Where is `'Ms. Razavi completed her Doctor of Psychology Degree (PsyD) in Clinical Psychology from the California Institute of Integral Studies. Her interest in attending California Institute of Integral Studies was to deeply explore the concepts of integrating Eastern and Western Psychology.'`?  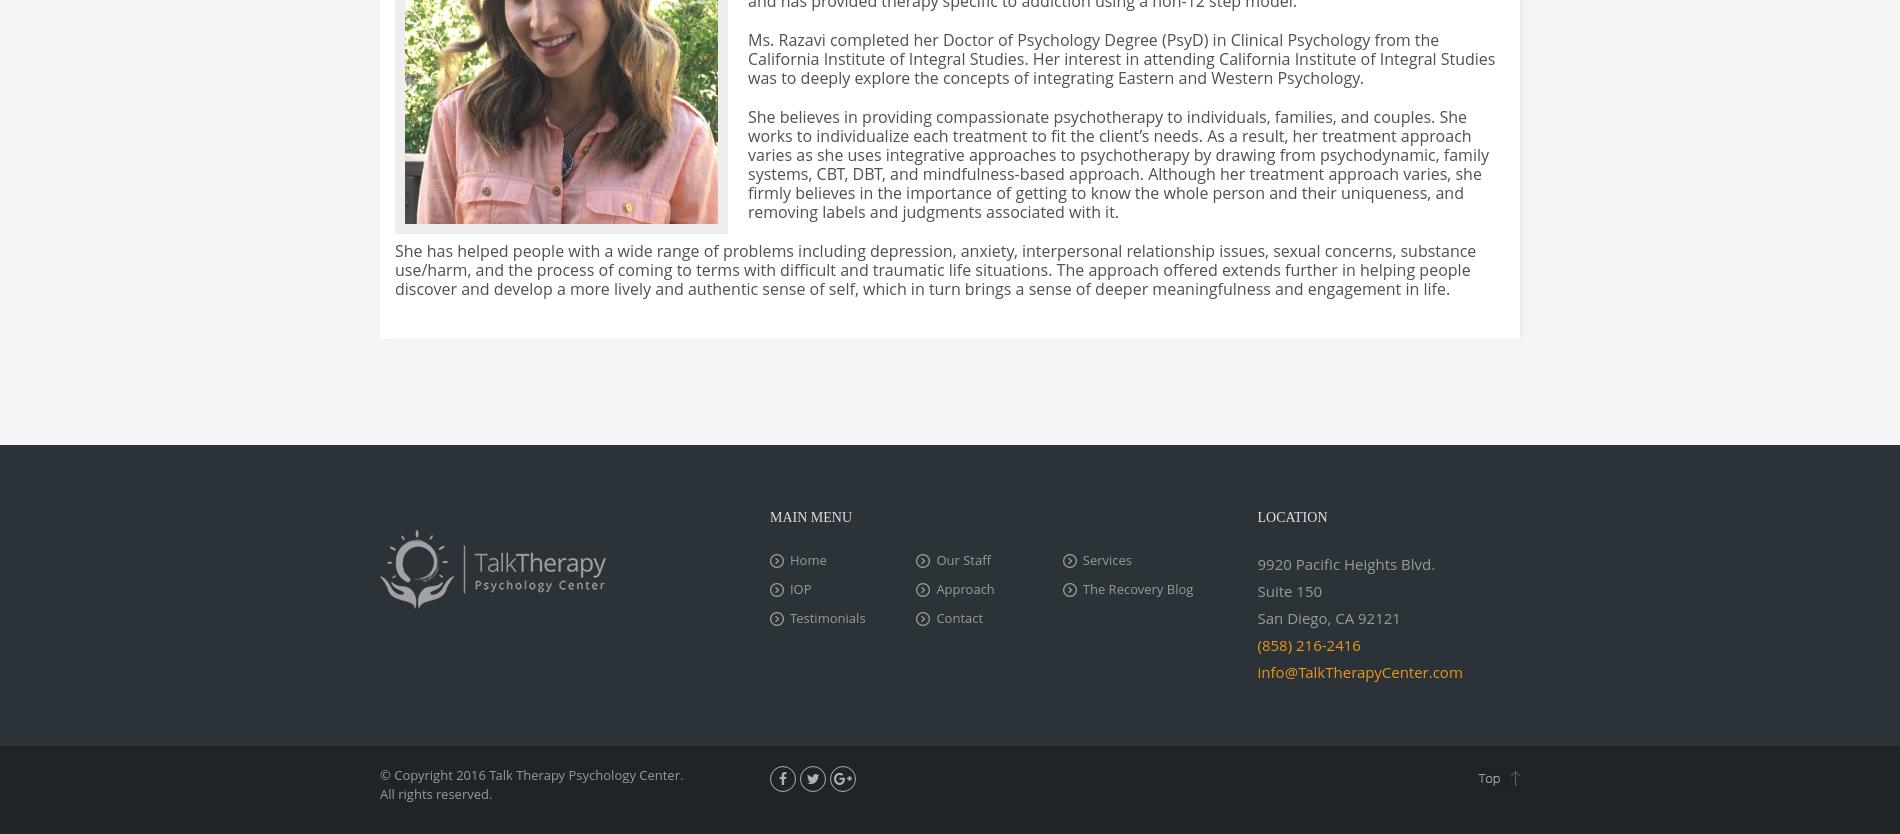 'Ms. Razavi completed her Doctor of Psychology Degree (PsyD) in Clinical Psychology from the California Institute of Integral Studies. Her interest in attending California Institute of Integral Studies was to deeply explore the concepts of integrating Eastern and Western Psychology.' is located at coordinates (1121, 58).